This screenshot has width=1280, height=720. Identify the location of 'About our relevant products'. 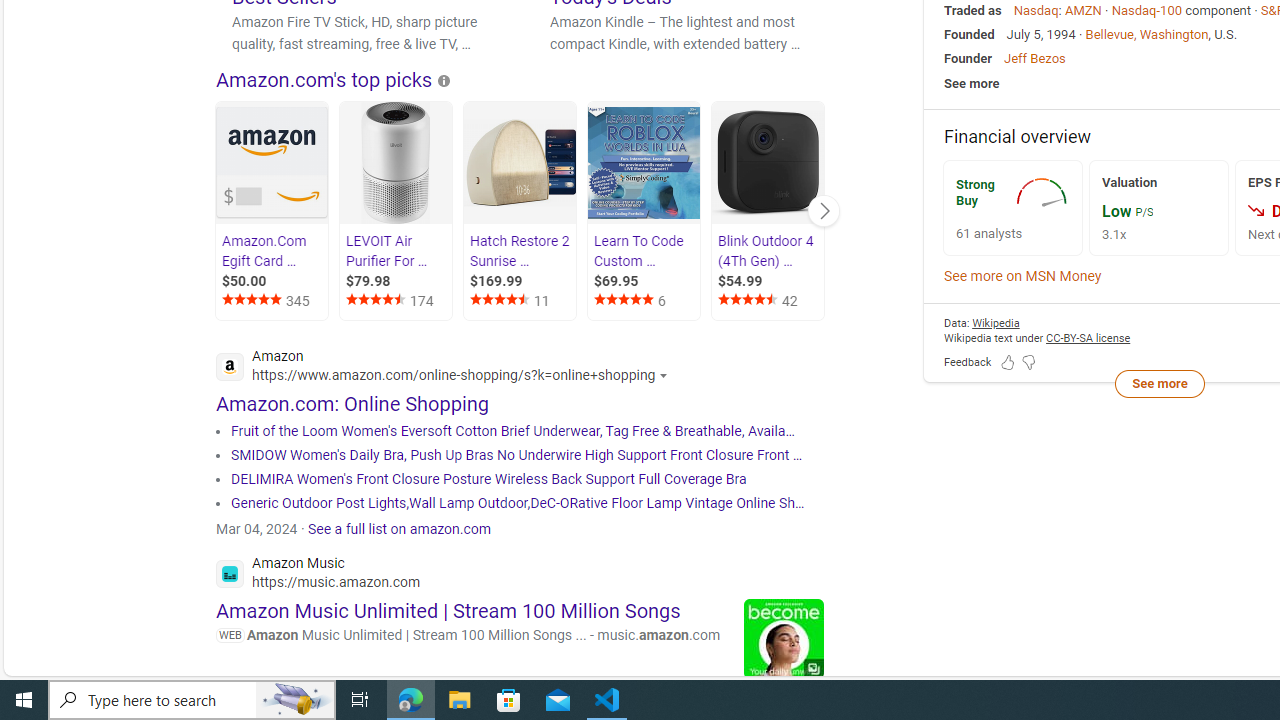
(443, 79).